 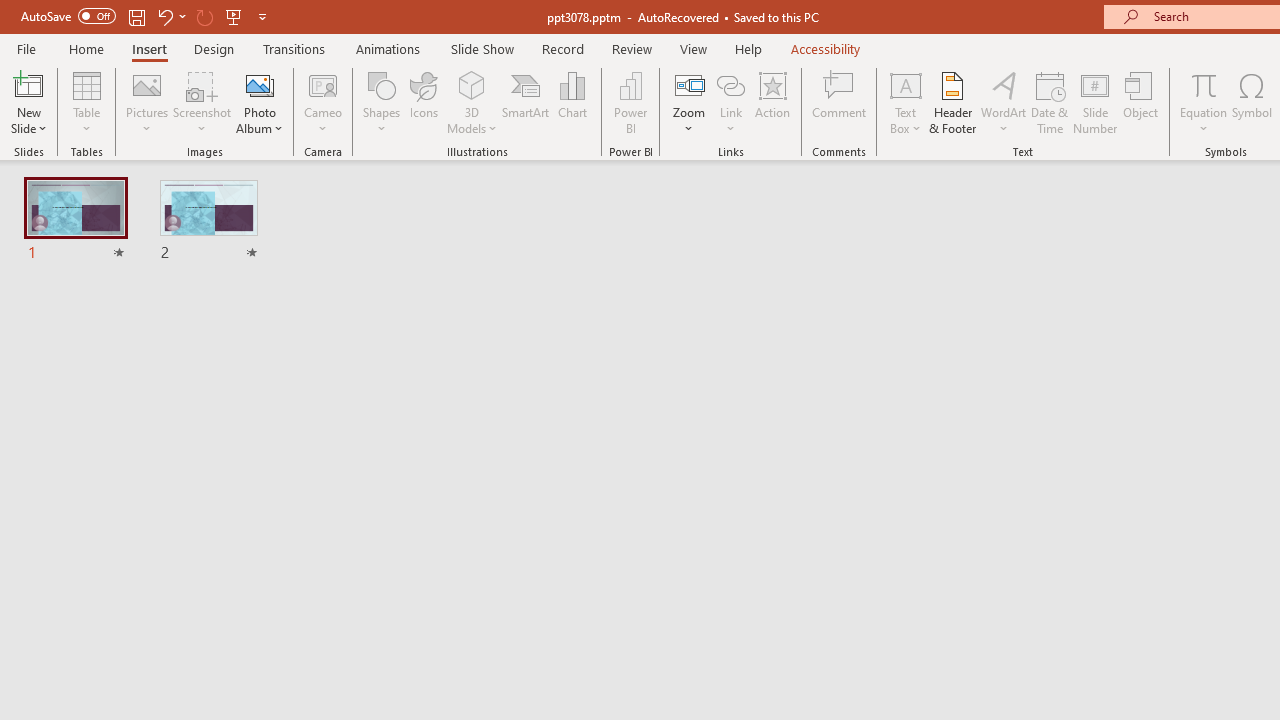 What do you see at coordinates (1094, 103) in the screenshot?
I see `'Slide Number'` at bounding box center [1094, 103].